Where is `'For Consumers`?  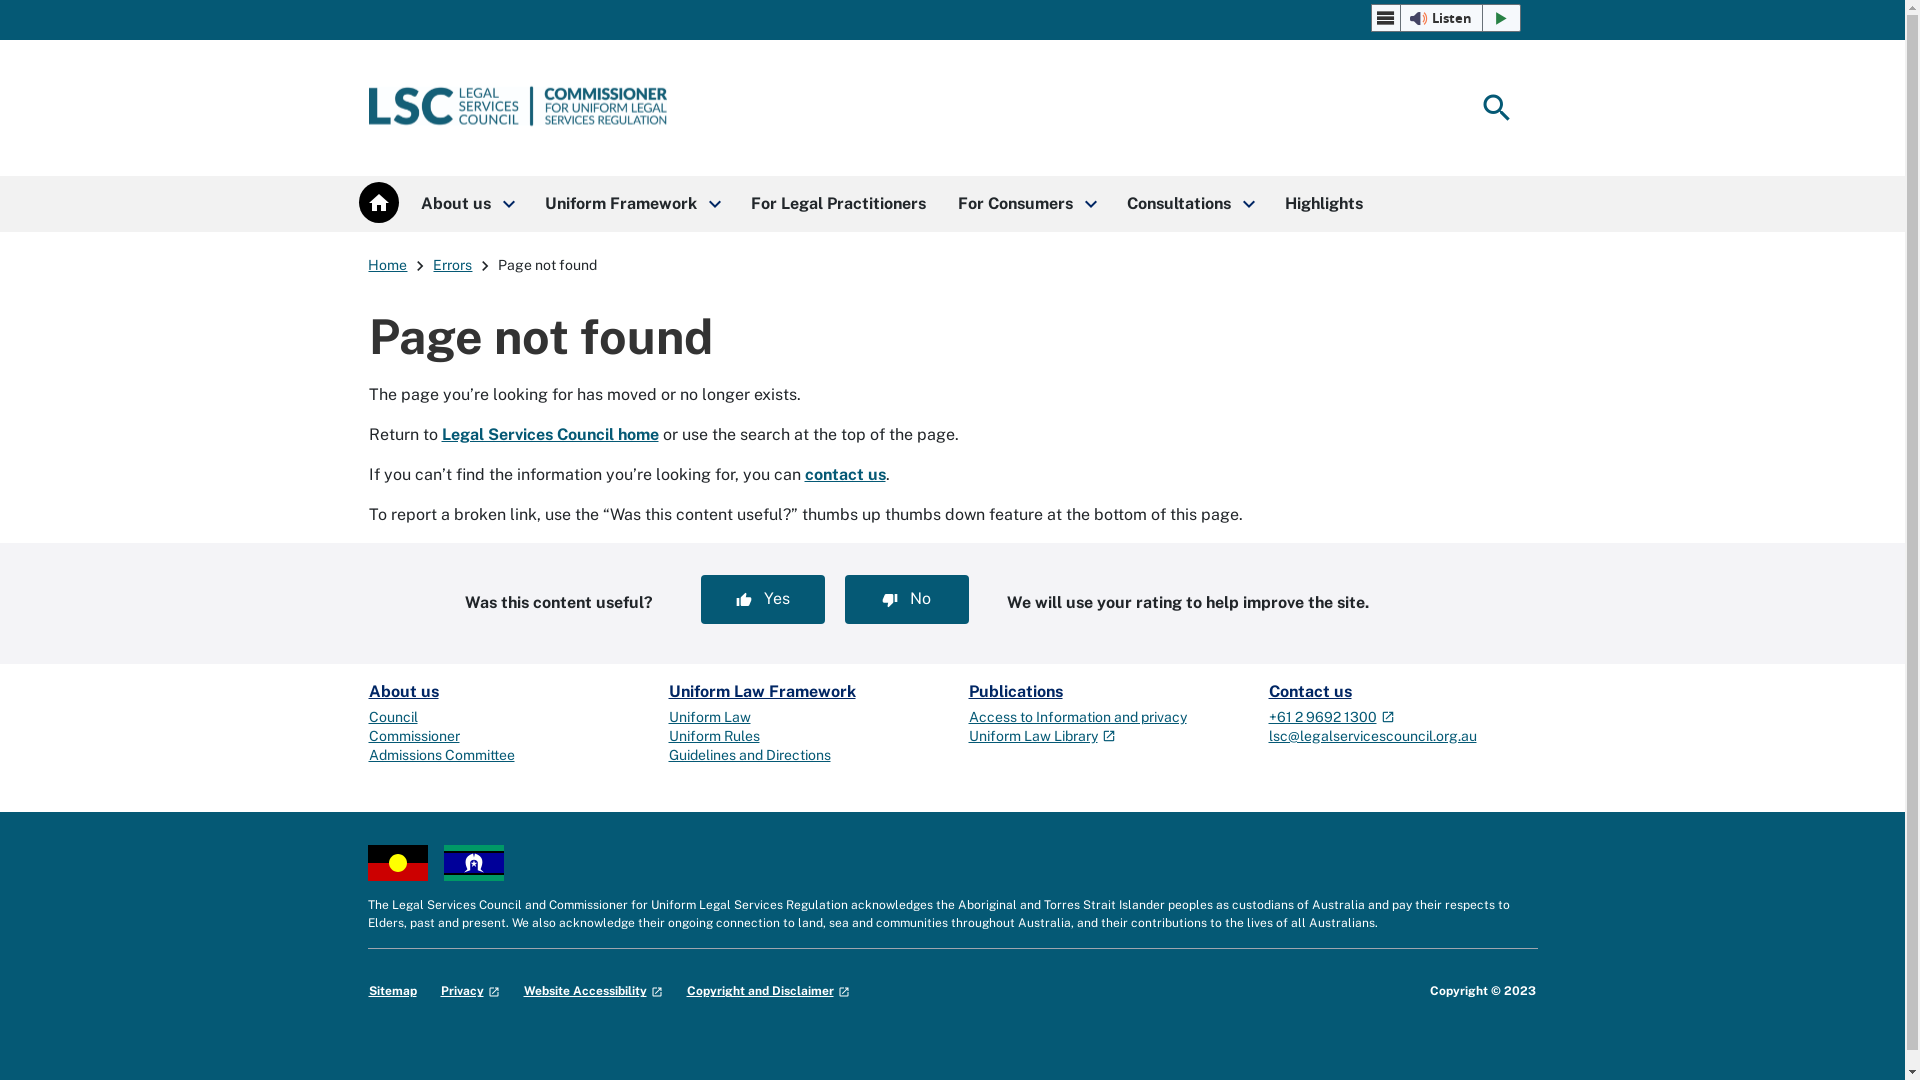 'For Consumers is located at coordinates (1026, 204).